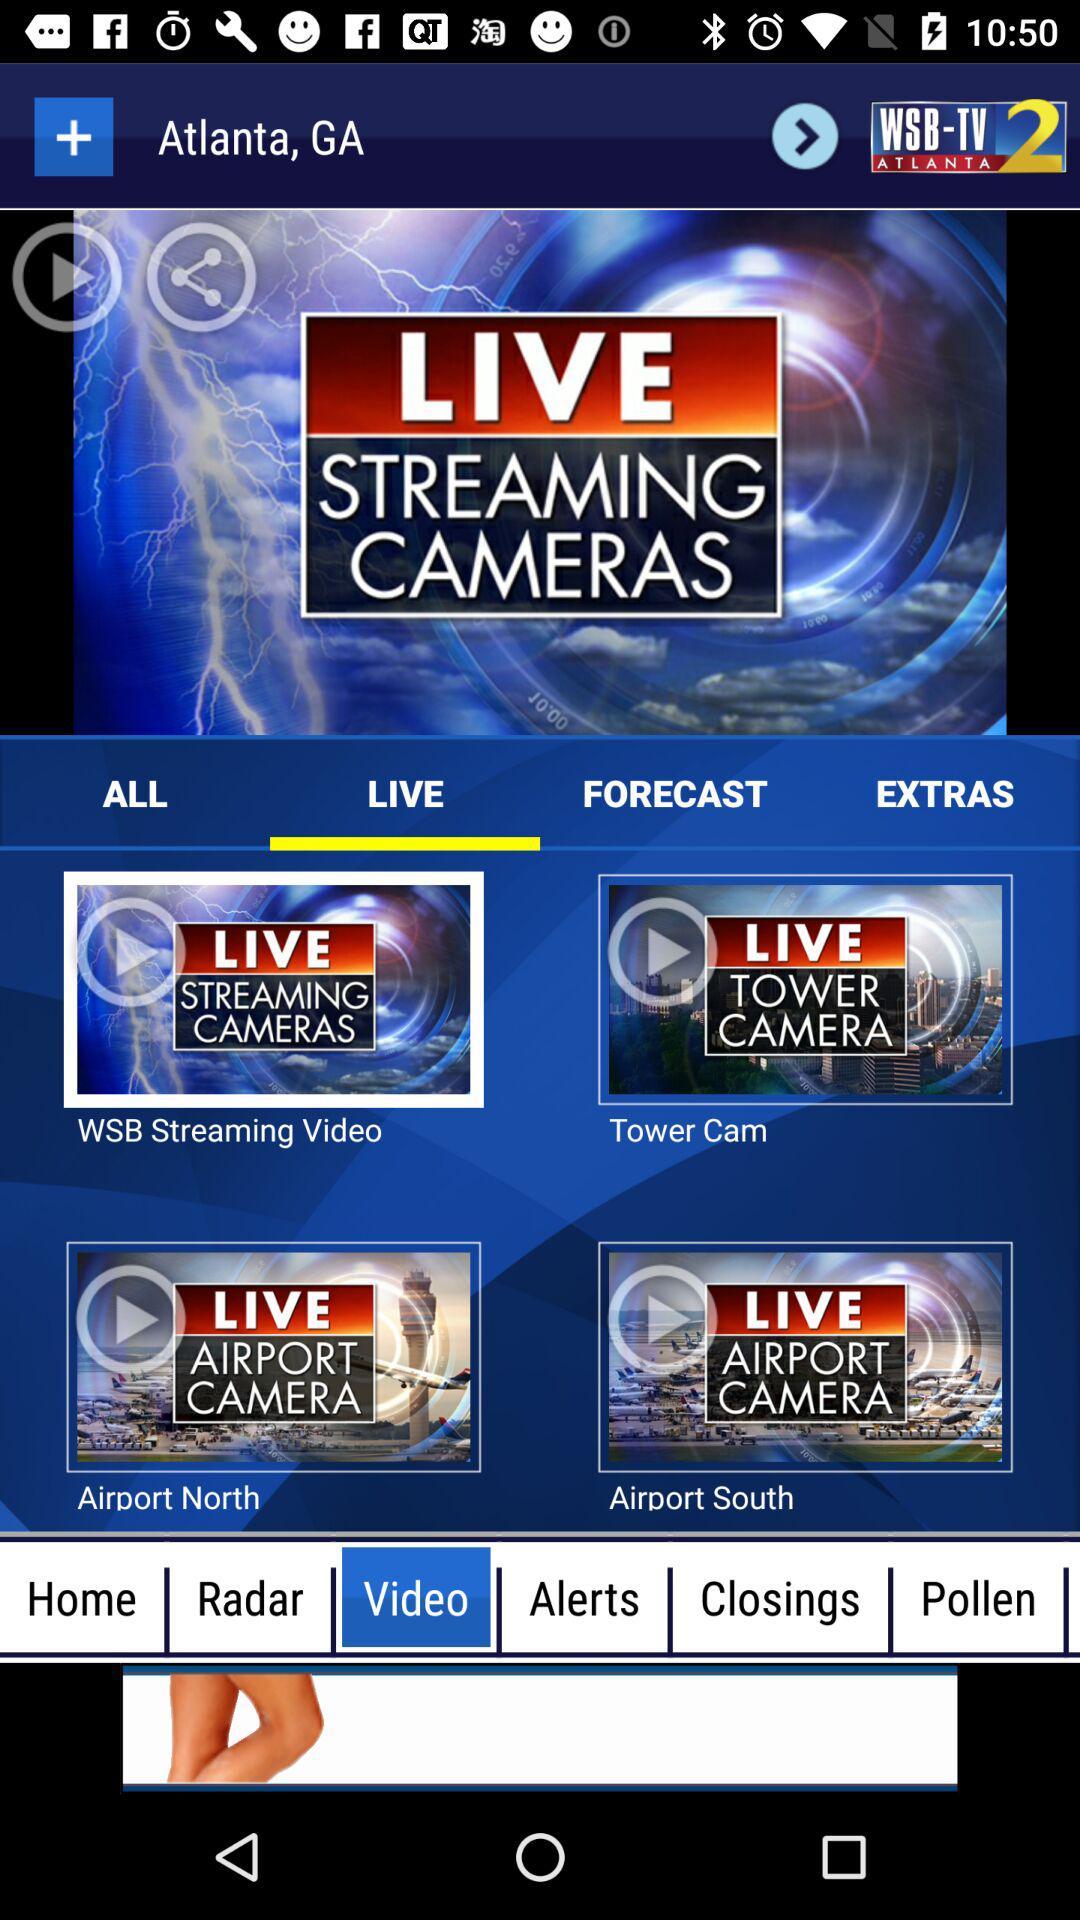 This screenshot has height=1920, width=1080. I want to click on the add icon, so click(72, 135).